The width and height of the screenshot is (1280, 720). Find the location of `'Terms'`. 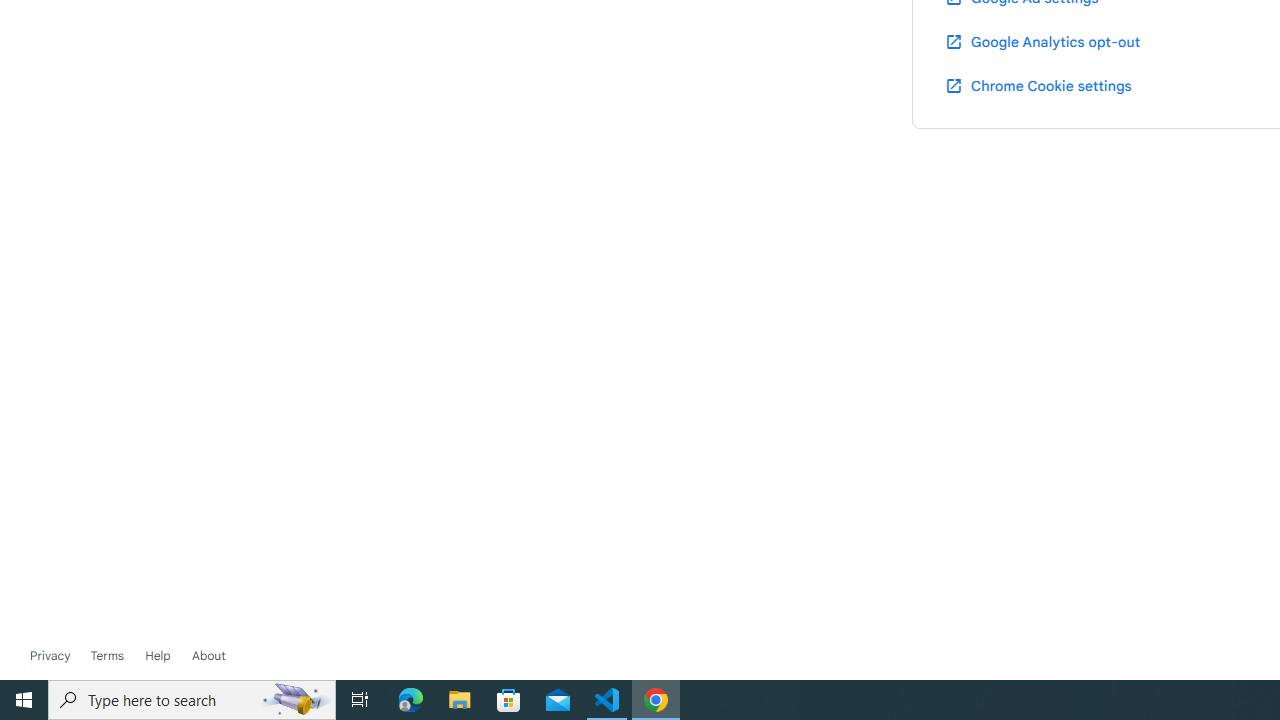

'Terms' is located at coordinates (105, 655).